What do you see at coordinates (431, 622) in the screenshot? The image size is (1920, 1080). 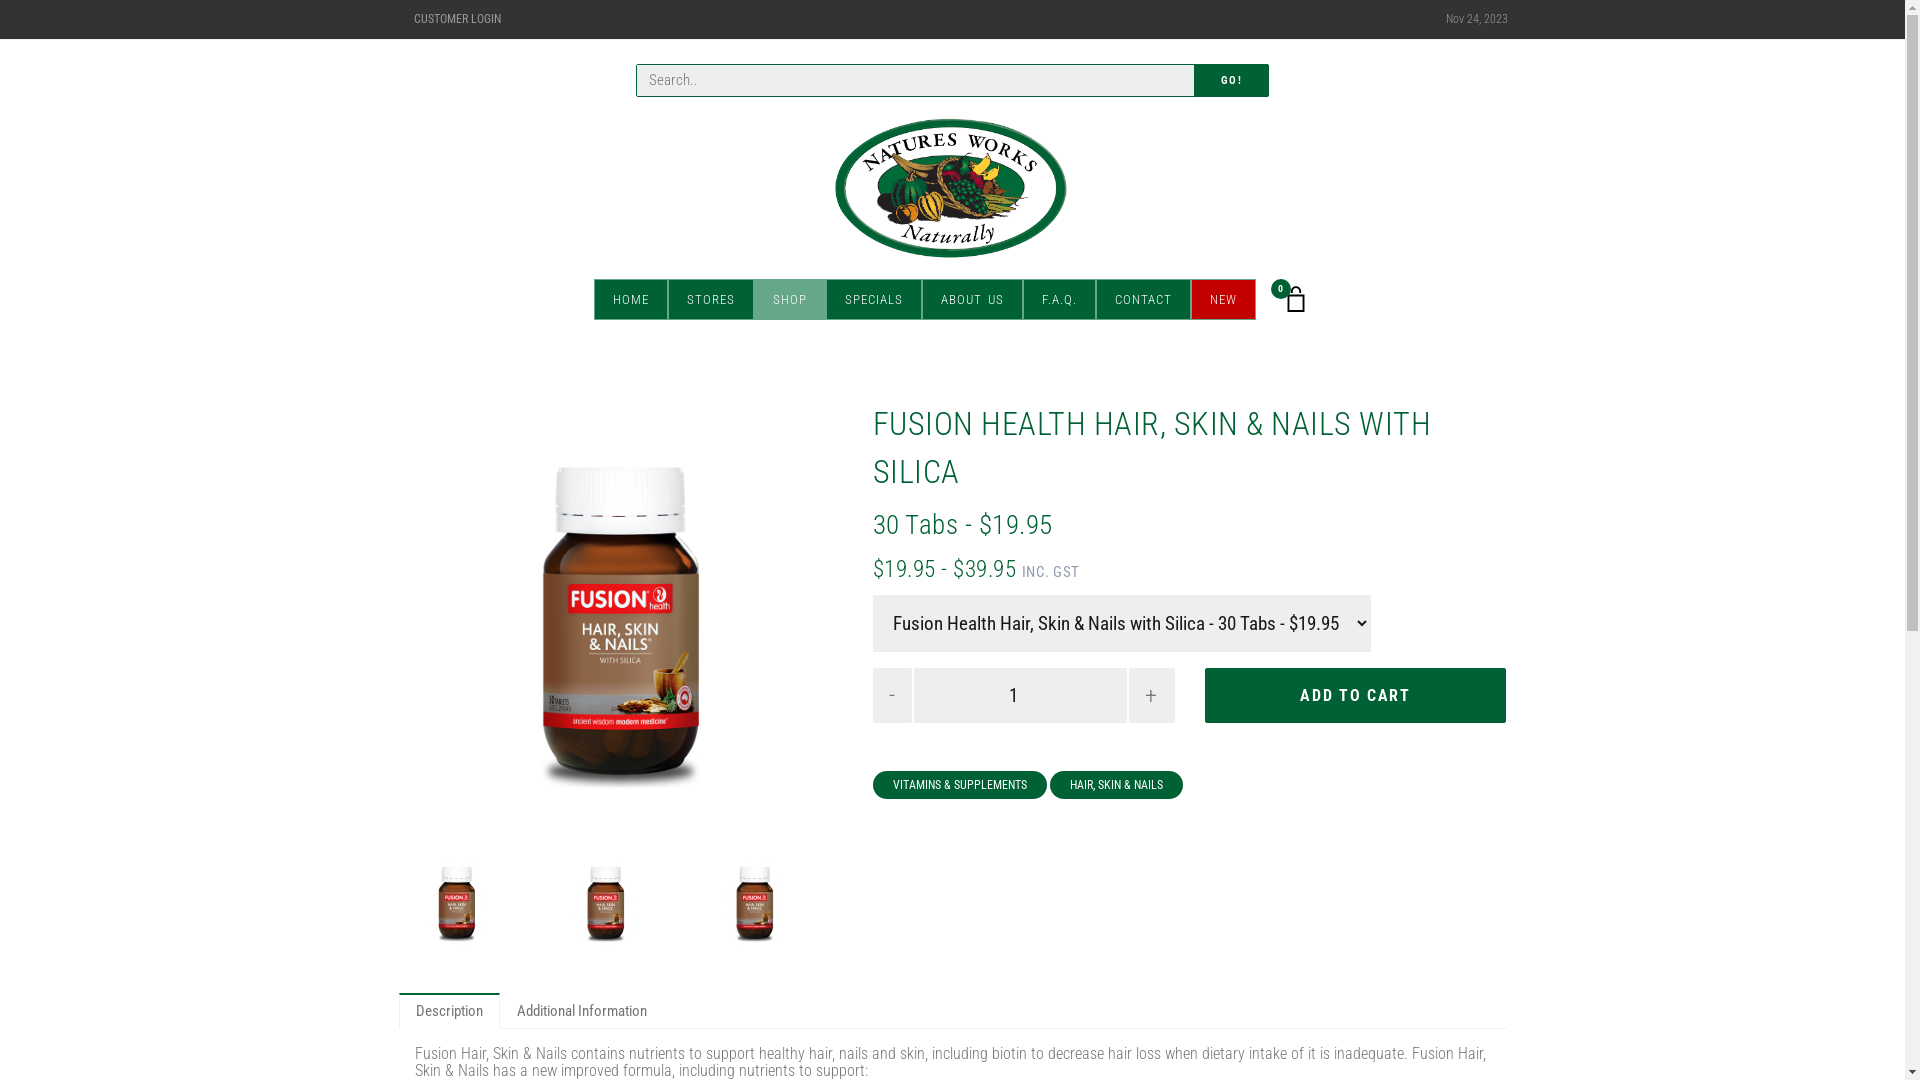 I see `'Previous'` at bounding box center [431, 622].